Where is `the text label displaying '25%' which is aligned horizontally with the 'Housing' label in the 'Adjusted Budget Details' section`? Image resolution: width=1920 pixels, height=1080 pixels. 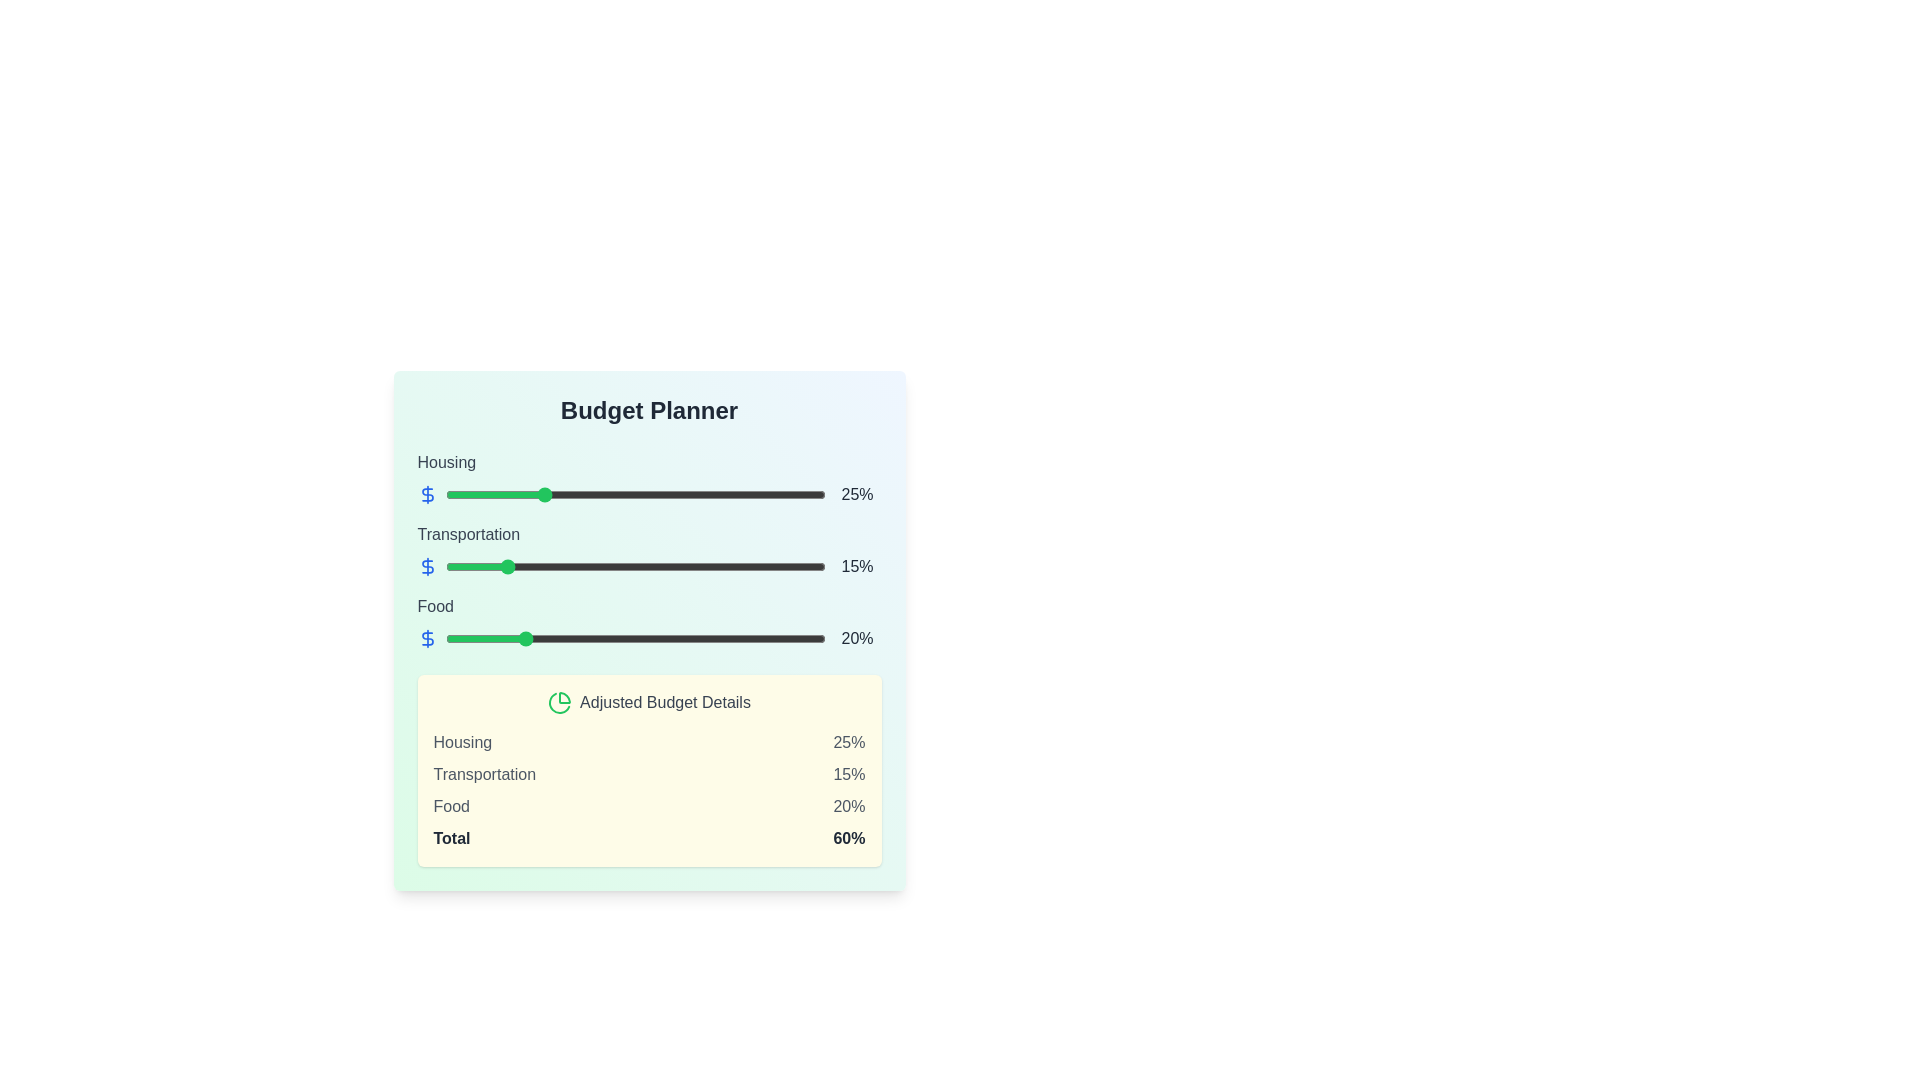 the text label displaying '25%' which is aligned horizontally with the 'Housing' label in the 'Adjusted Budget Details' section is located at coordinates (849, 743).